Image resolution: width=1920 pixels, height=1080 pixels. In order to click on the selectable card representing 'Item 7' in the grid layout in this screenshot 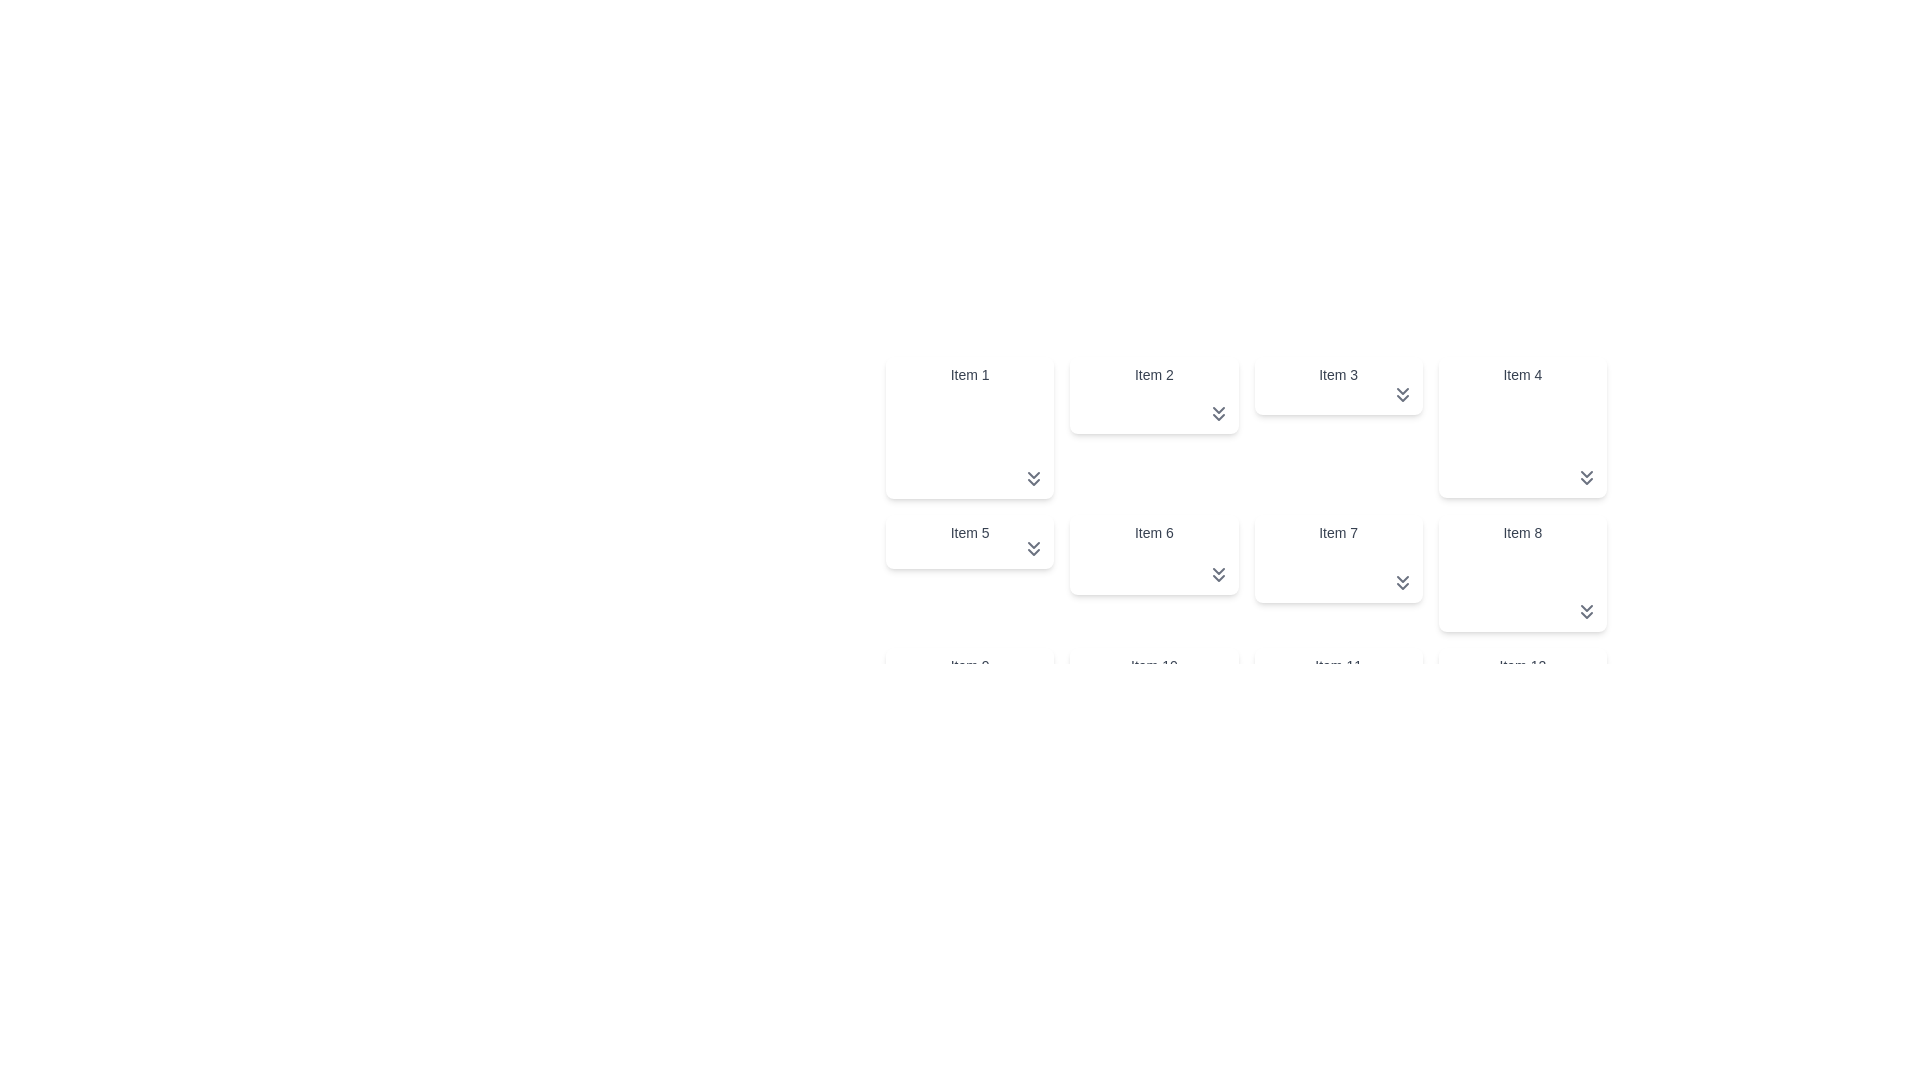, I will do `click(1245, 565)`.